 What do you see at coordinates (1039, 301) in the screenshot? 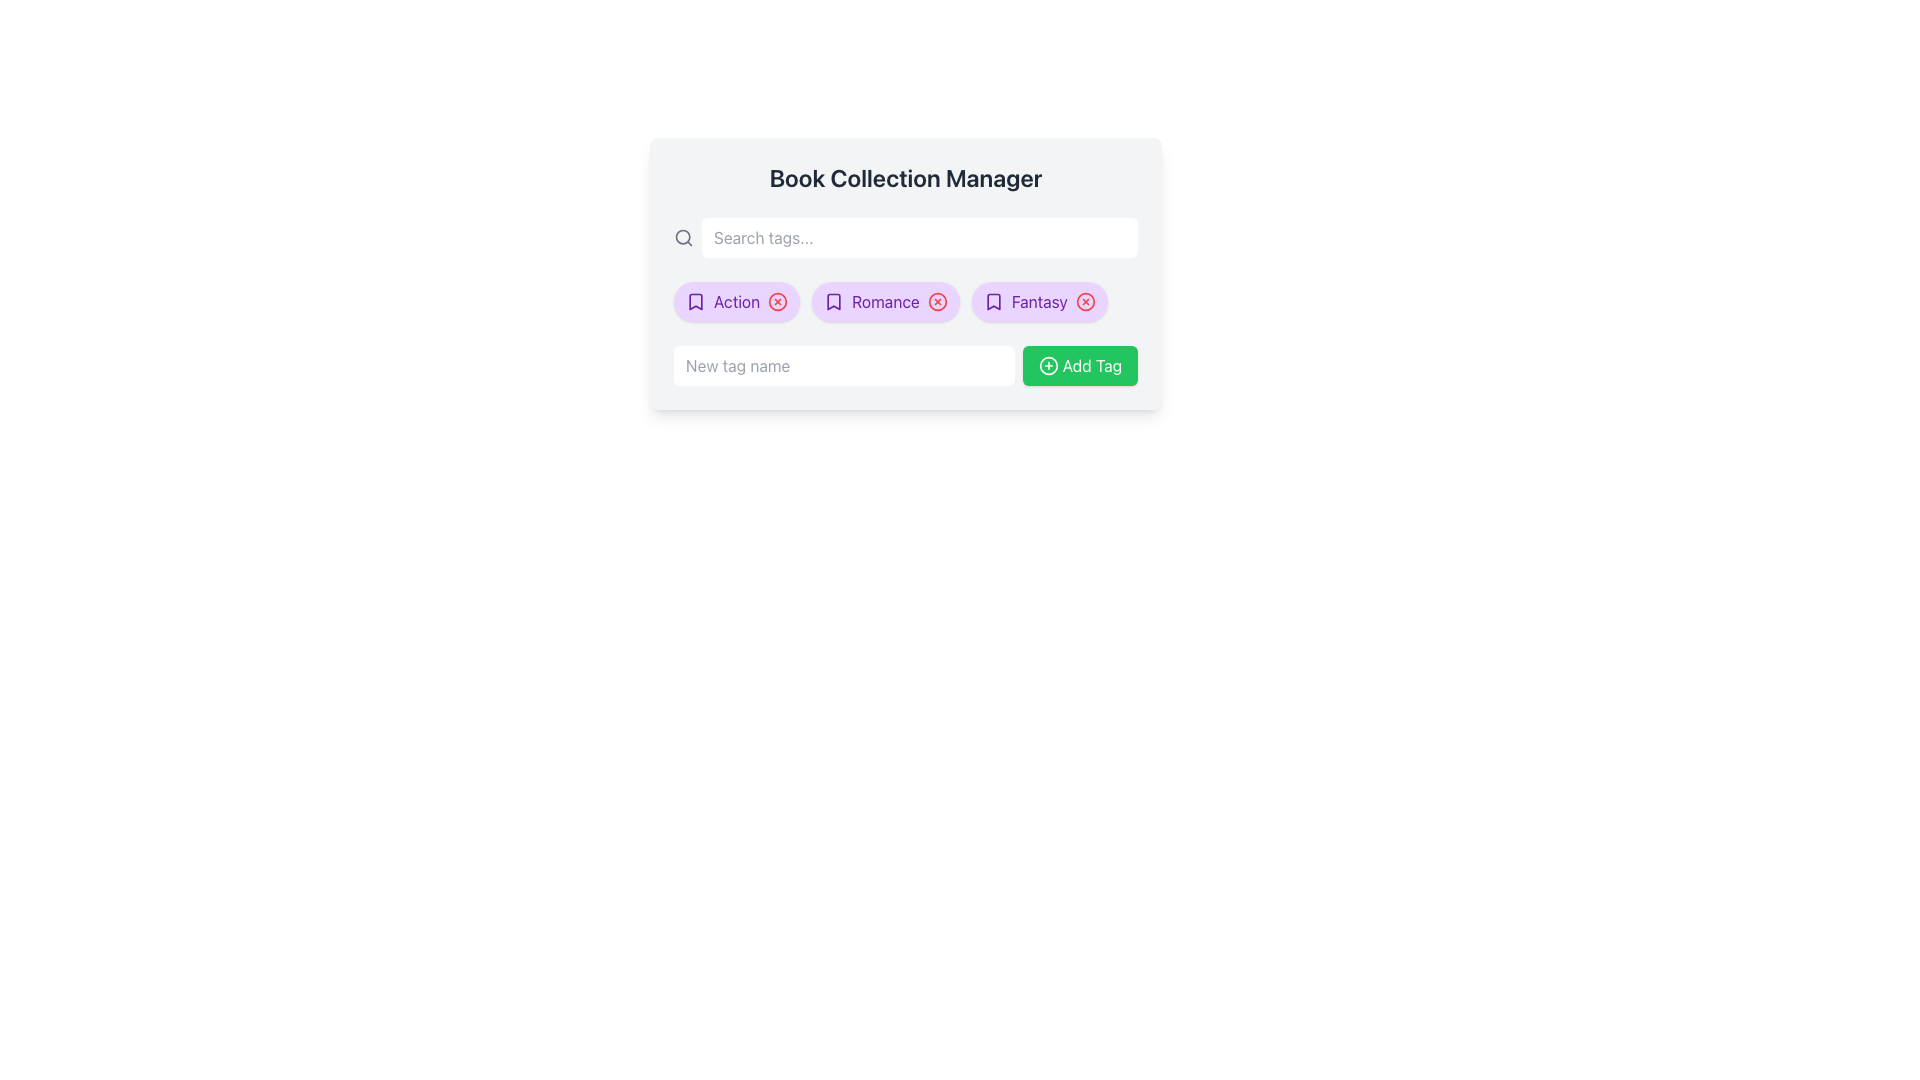
I see `text label that says 'Fantasy', which is part of a tag-like structure with a purple background located in the center-right of the tags under 'Book Collection Manager'` at bounding box center [1039, 301].